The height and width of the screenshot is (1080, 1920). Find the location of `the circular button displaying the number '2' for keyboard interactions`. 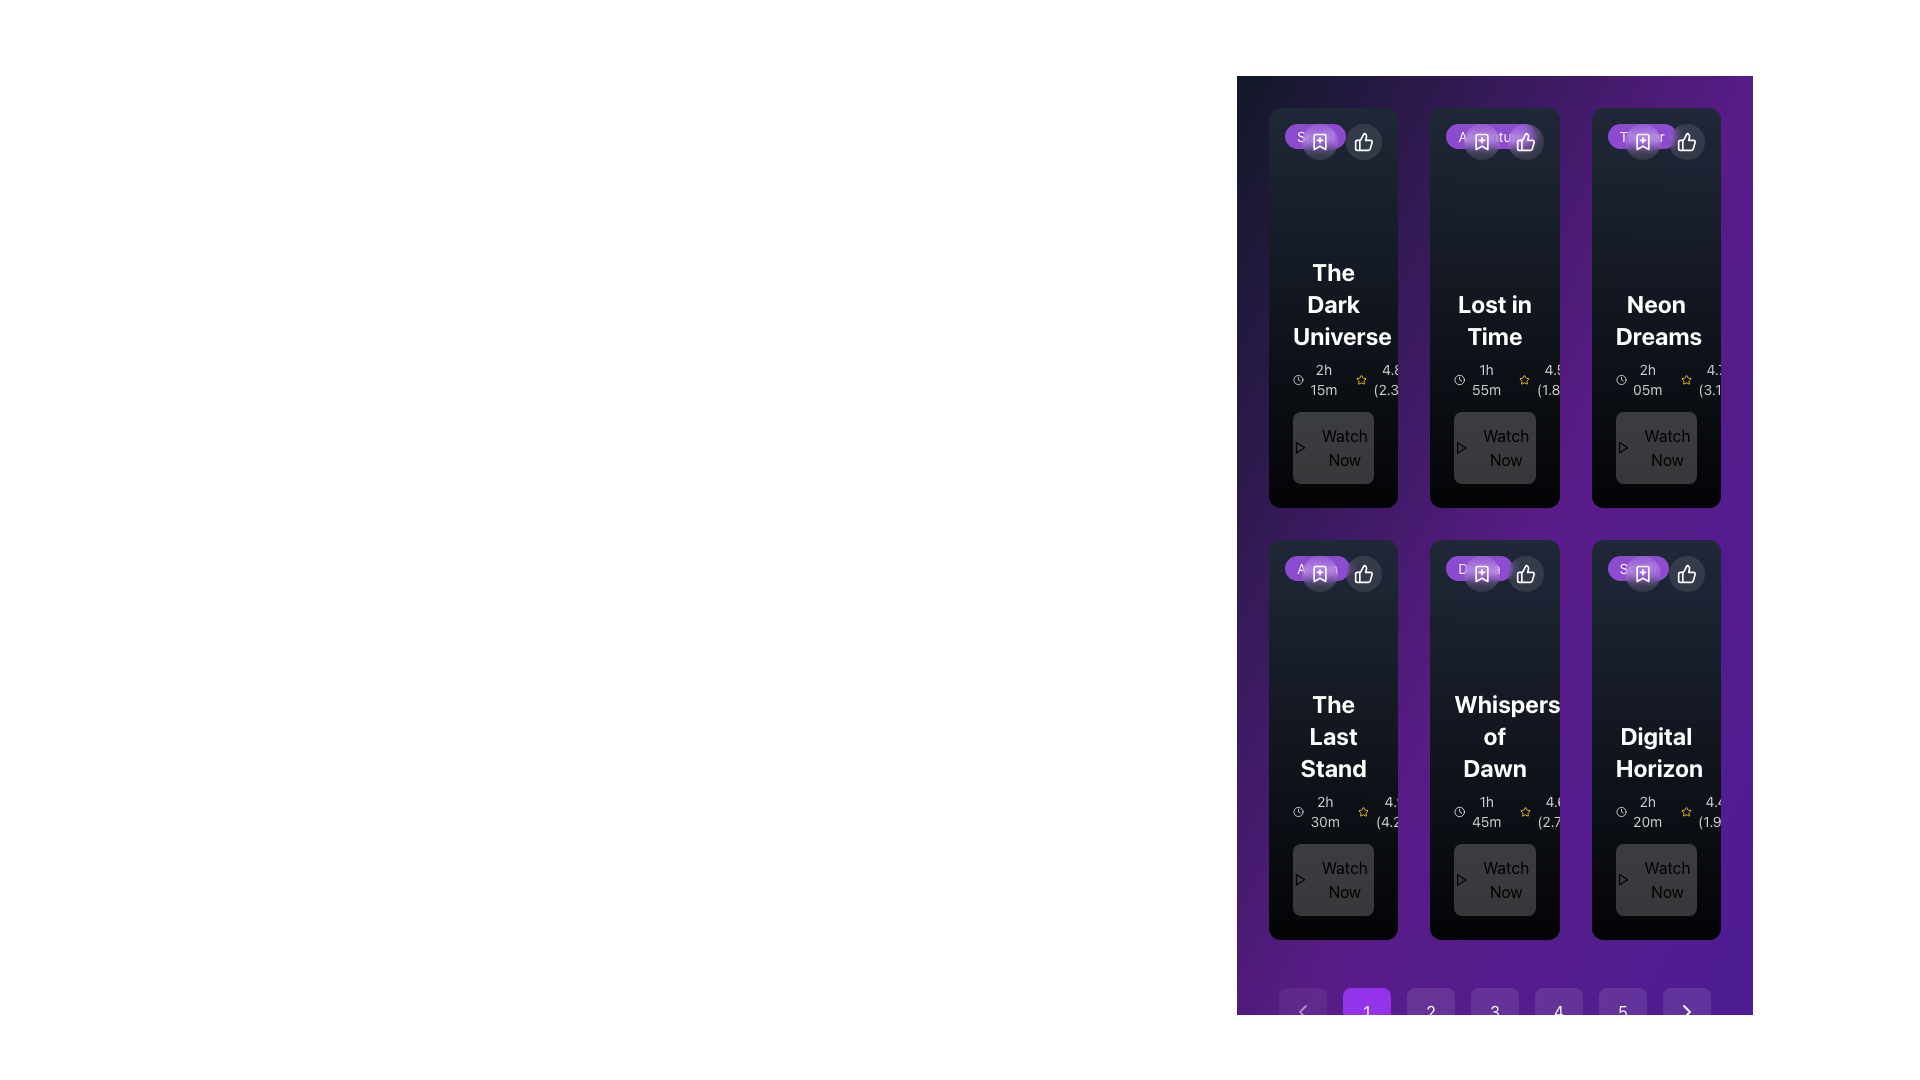

the circular button displaying the number '2' for keyboard interactions is located at coordinates (1429, 1011).